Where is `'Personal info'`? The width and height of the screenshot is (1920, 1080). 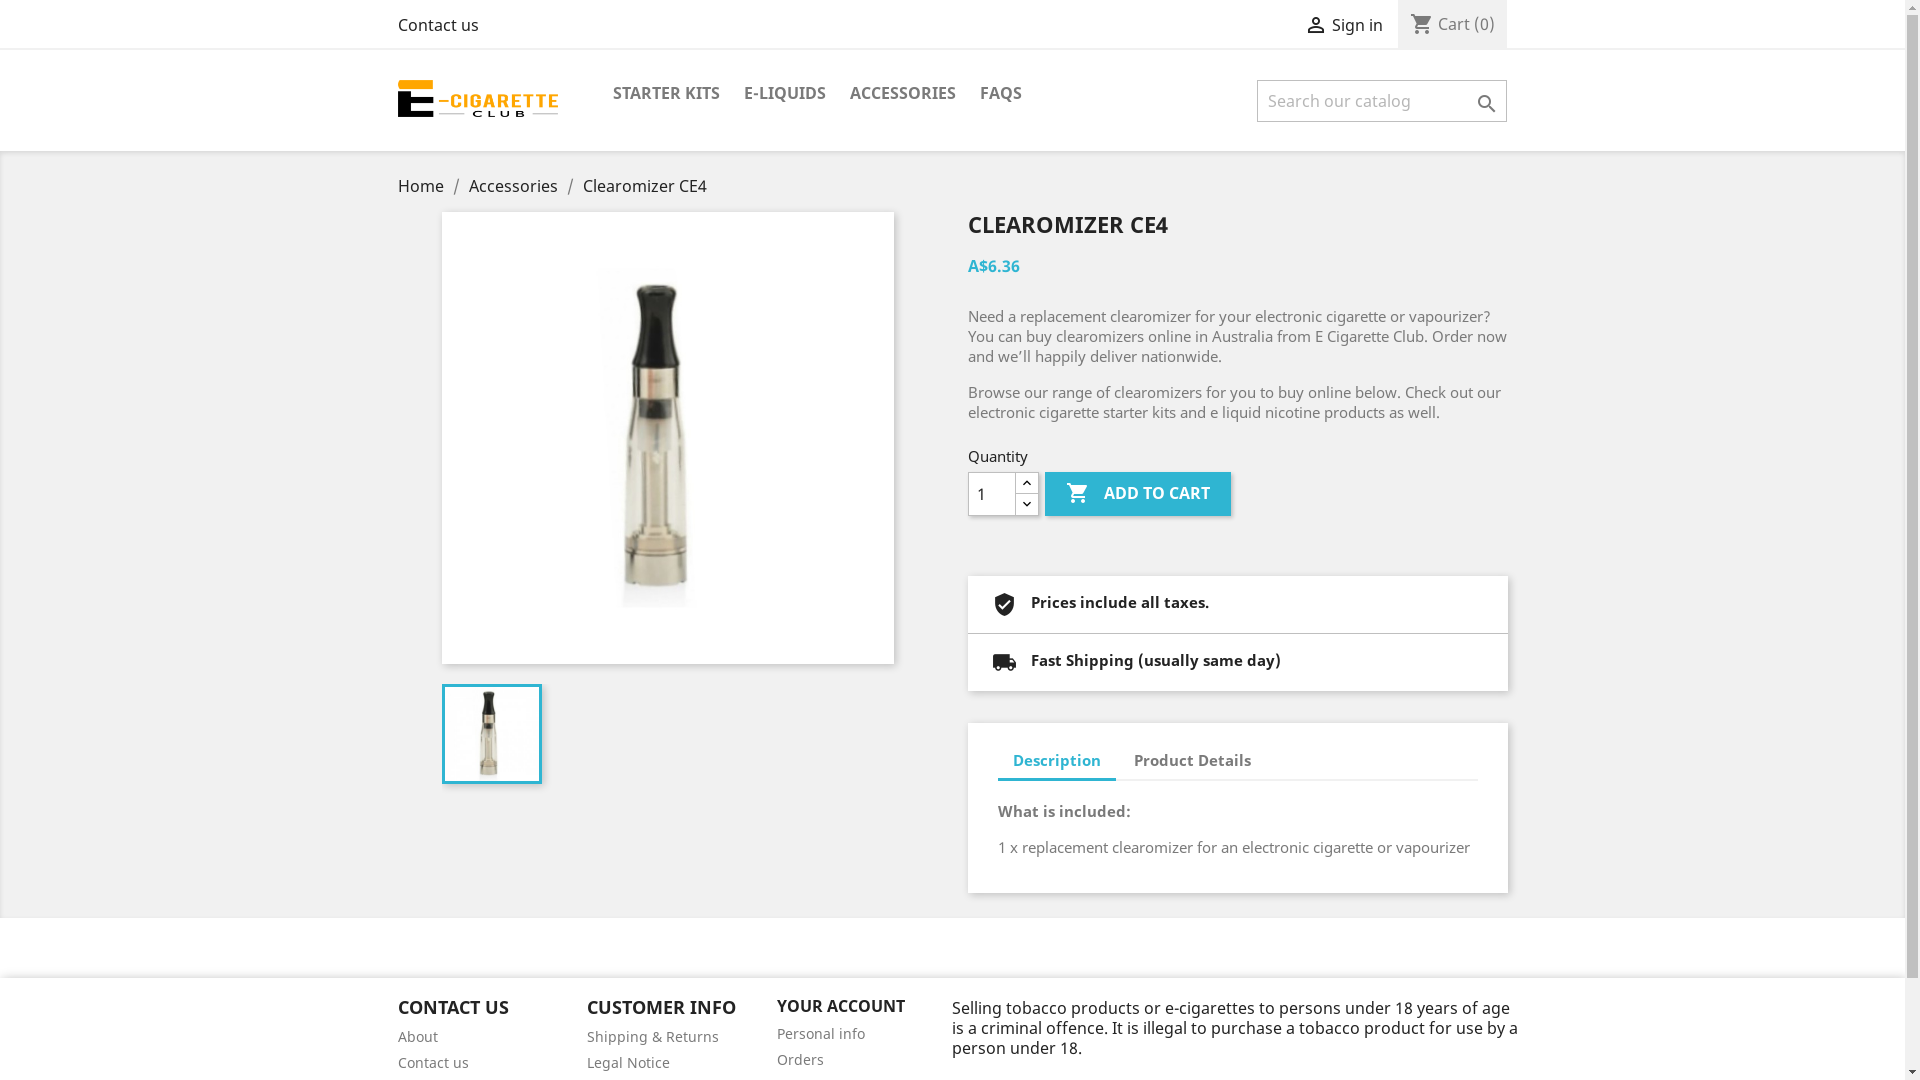 'Personal info' is located at coordinates (820, 1033).